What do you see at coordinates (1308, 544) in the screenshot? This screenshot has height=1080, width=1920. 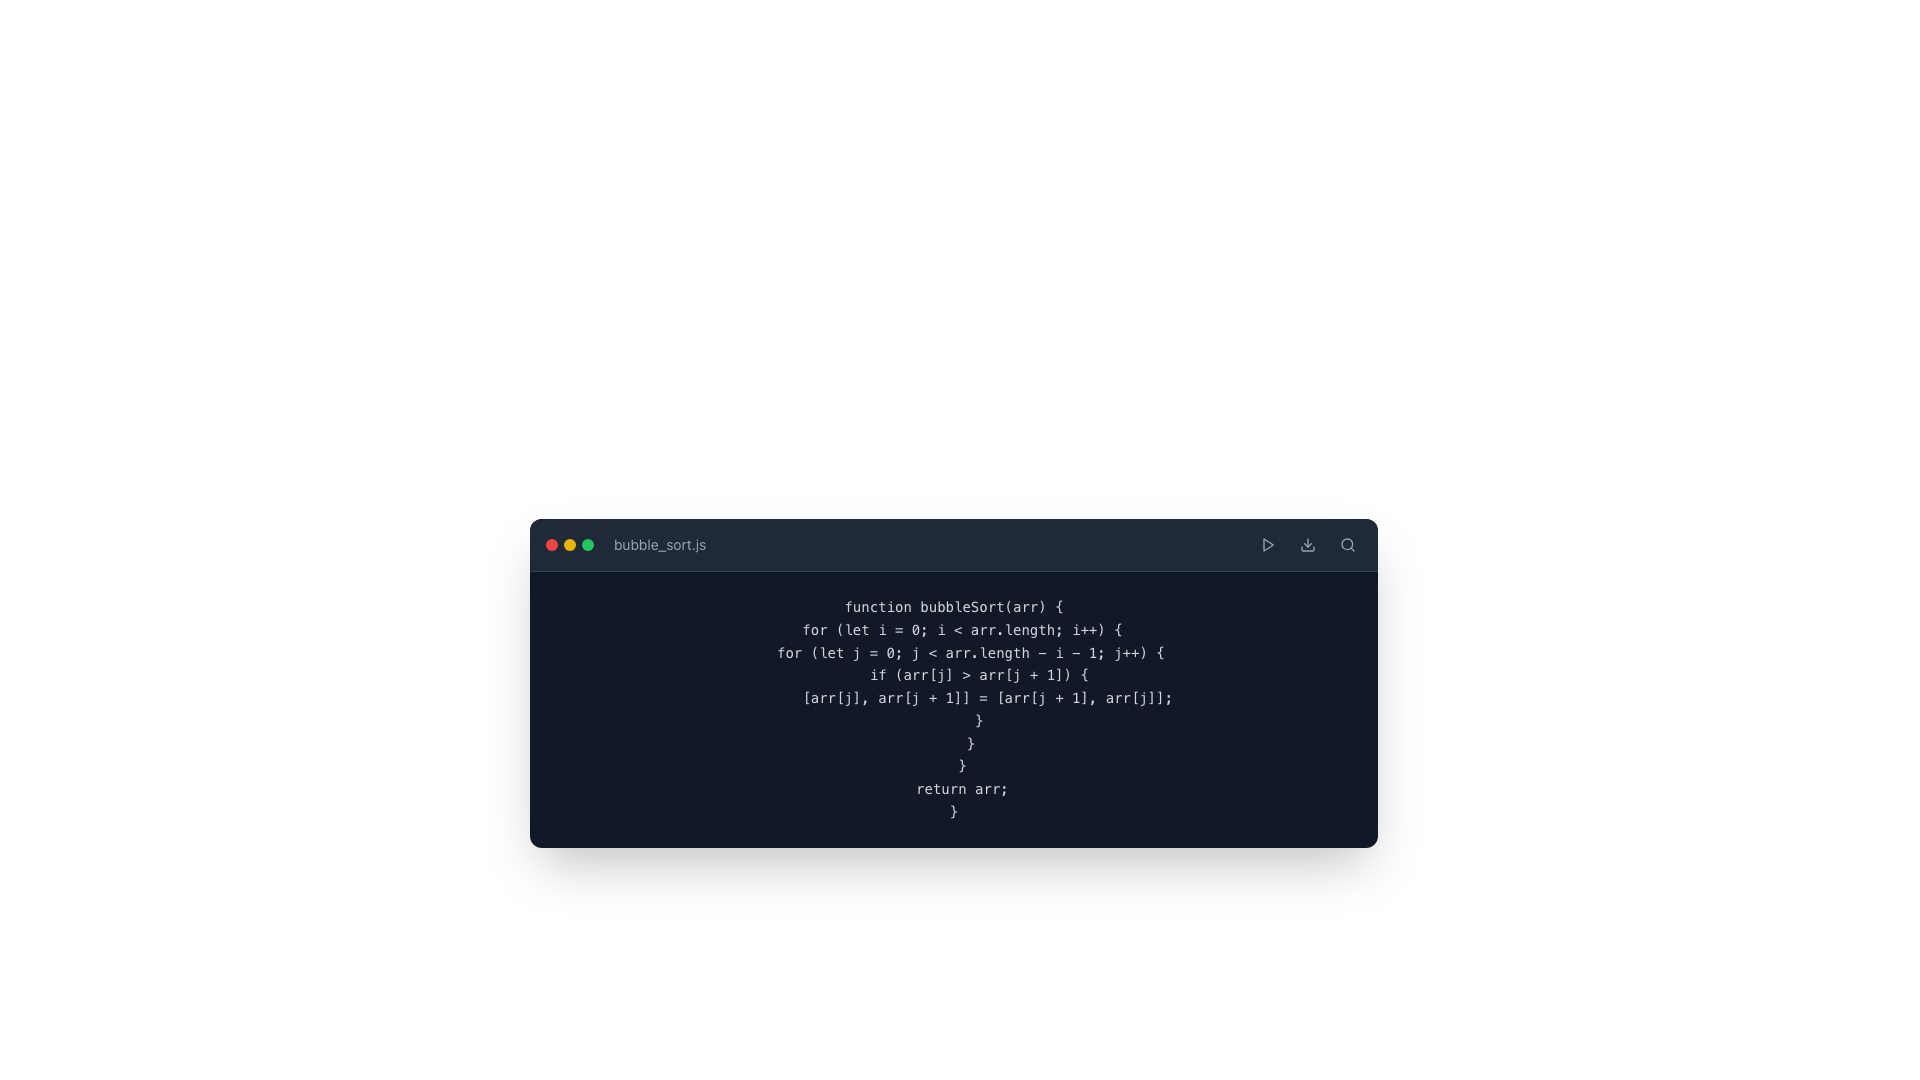 I see `the download icon button located in the top-right corner toolbar of the modal to initiate a download` at bounding box center [1308, 544].